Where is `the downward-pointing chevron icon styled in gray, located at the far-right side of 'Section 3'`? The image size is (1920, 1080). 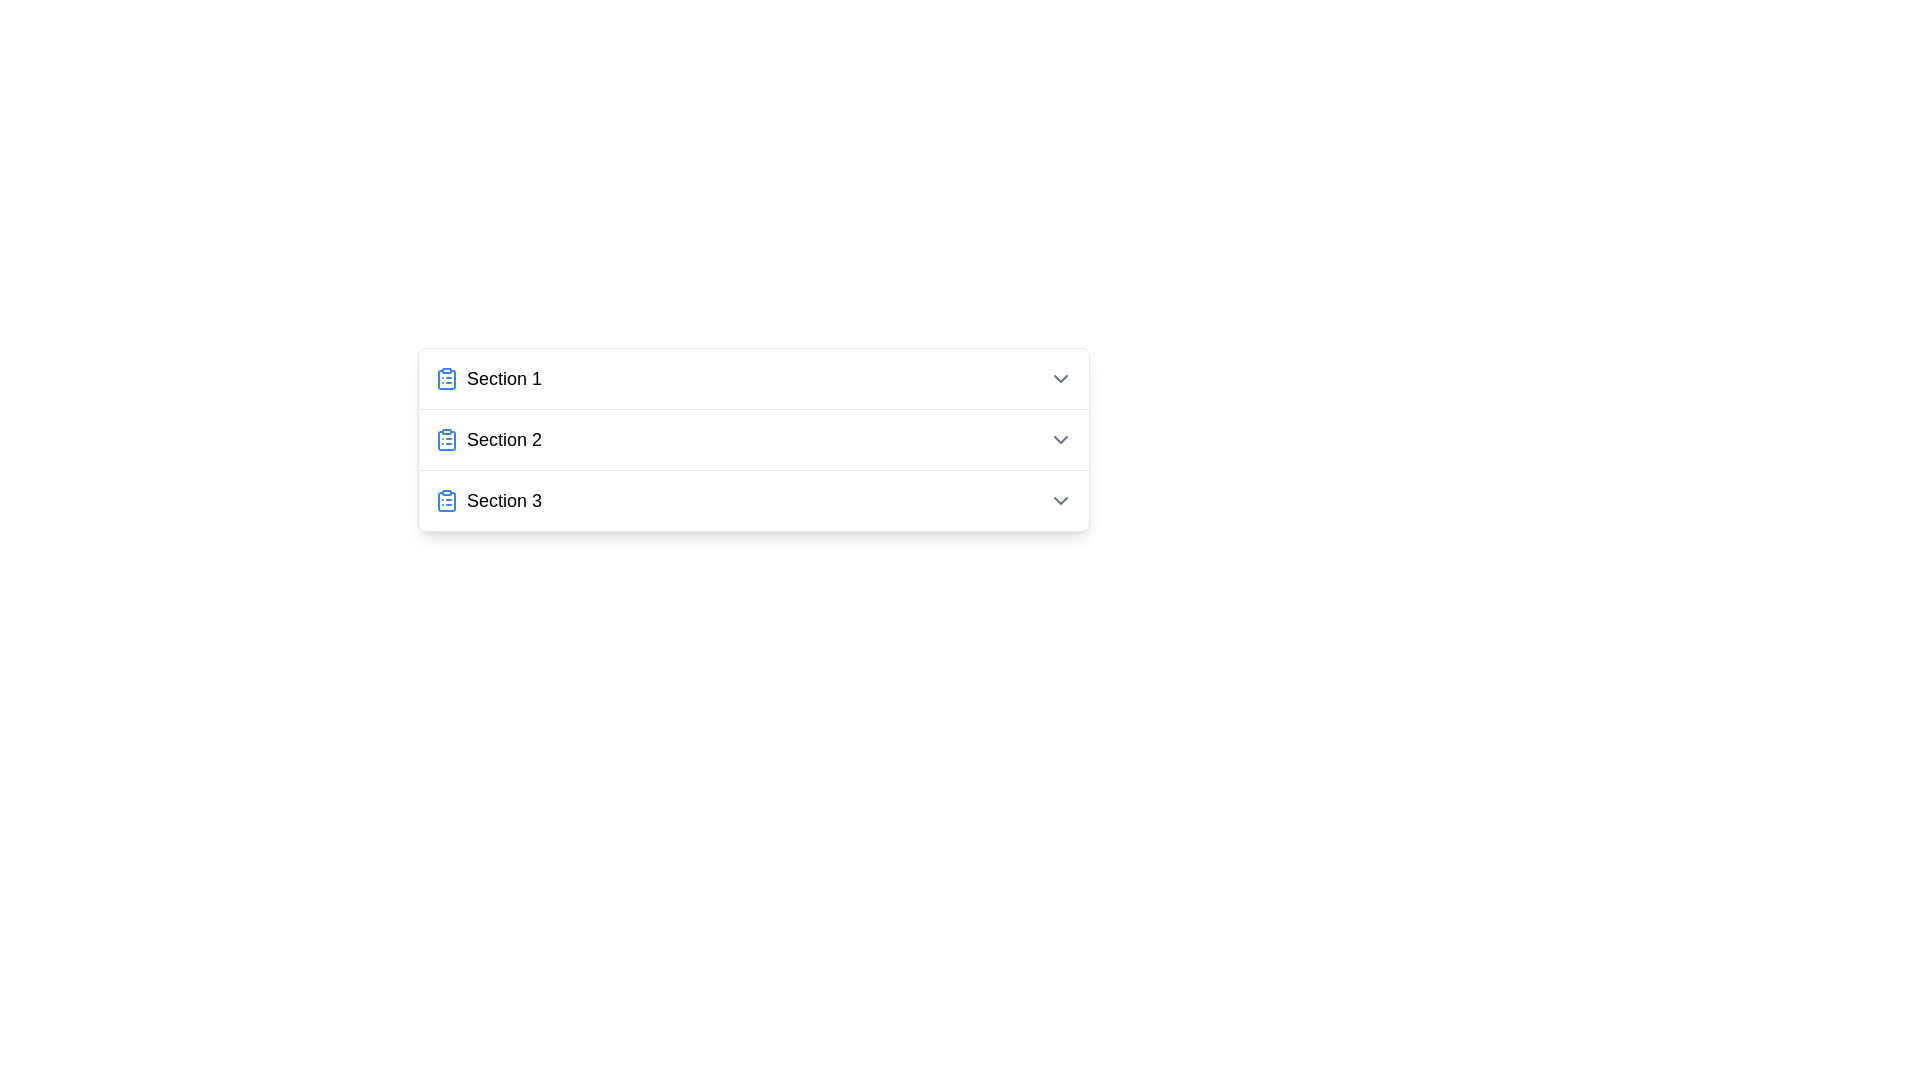 the downward-pointing chevron icon styled in gray, located at the far-right side of 'Section 3' is located at coordinates (1059, 500).